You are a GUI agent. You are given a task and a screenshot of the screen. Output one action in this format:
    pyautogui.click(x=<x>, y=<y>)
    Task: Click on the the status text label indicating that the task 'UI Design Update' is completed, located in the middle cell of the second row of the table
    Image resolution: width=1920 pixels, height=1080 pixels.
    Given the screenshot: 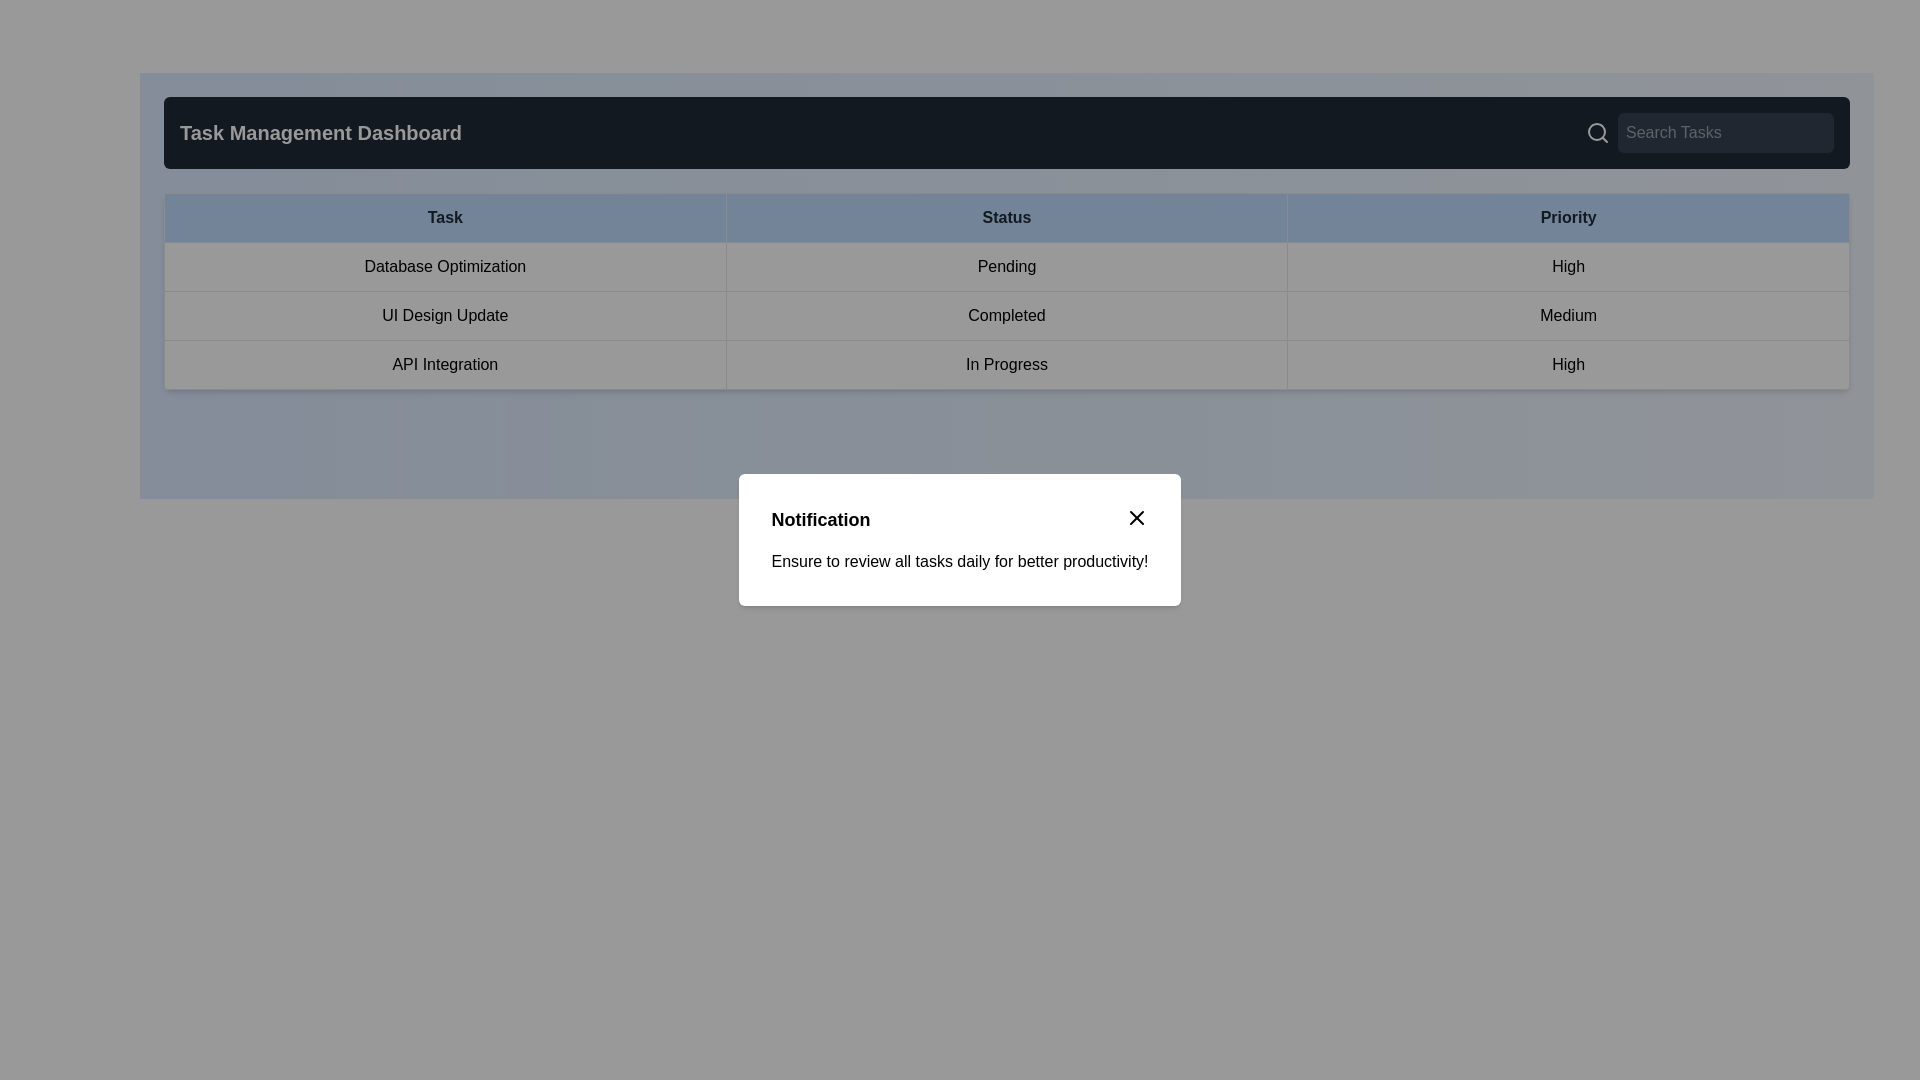 What is the action you would take?
    pyautogui.click(x=1007, y=315)
    